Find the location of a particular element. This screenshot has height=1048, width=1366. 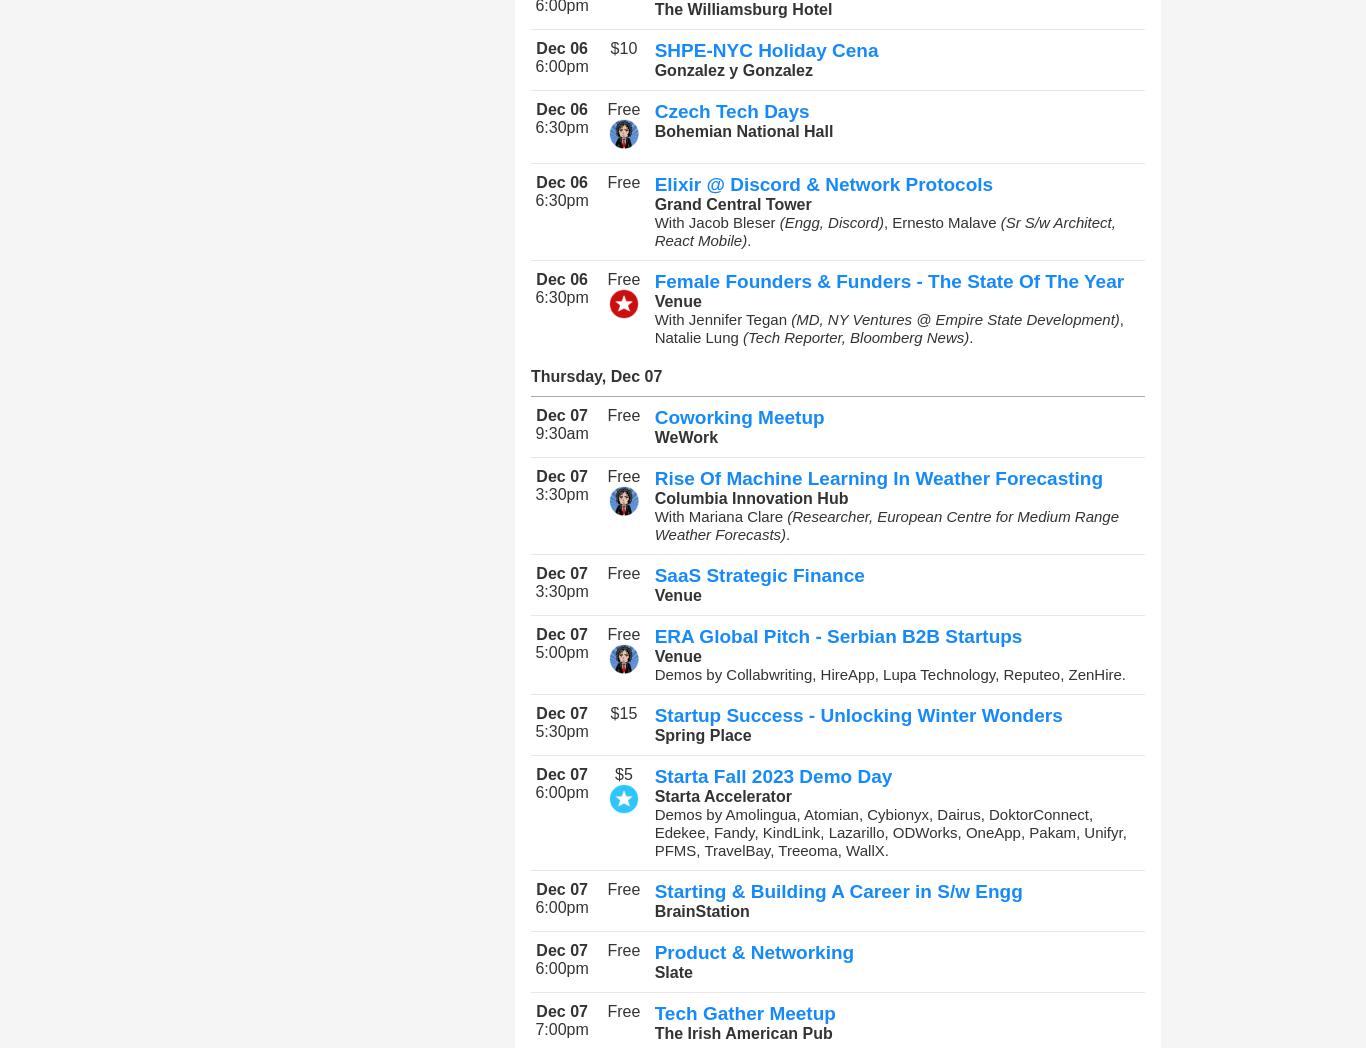

', Ernesto Malave' is located at coordinates (941, 222).